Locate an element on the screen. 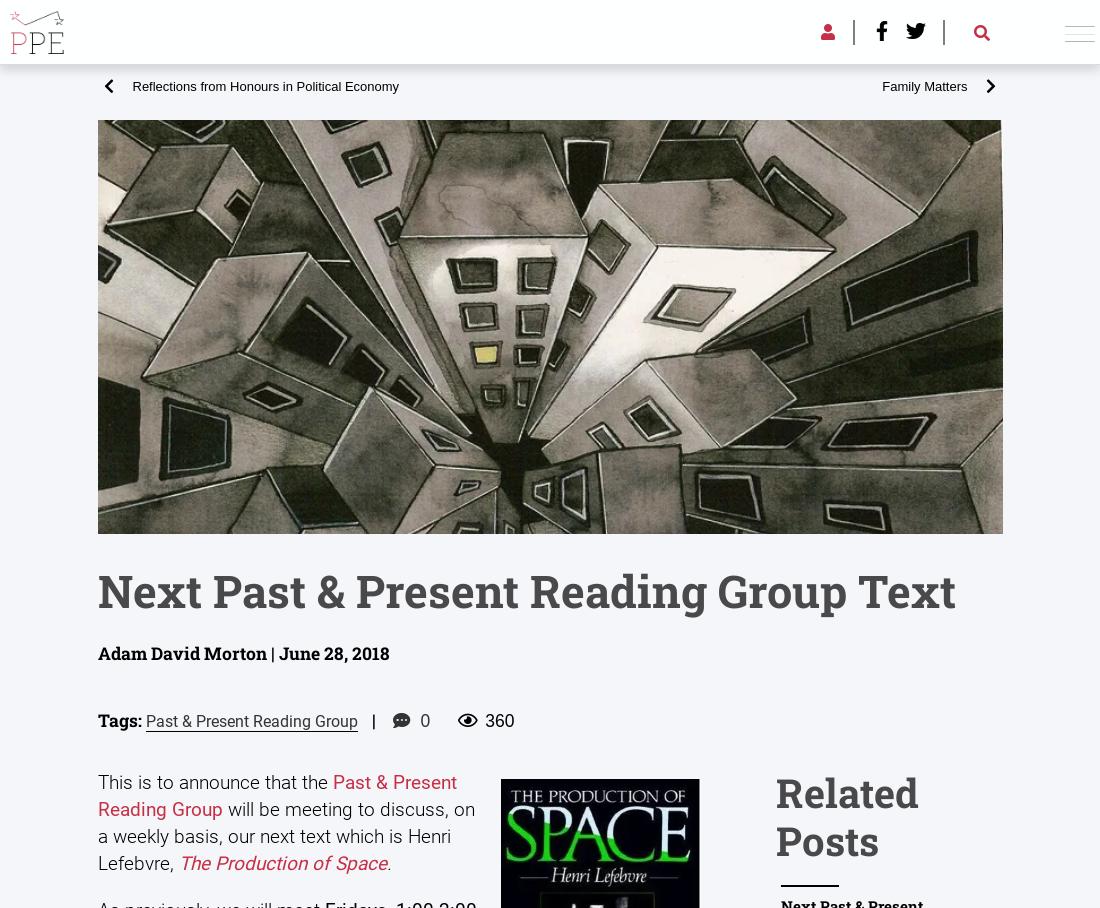 This screenshot has height=908, width=1100. '.' is located at coordinates (385, 861).